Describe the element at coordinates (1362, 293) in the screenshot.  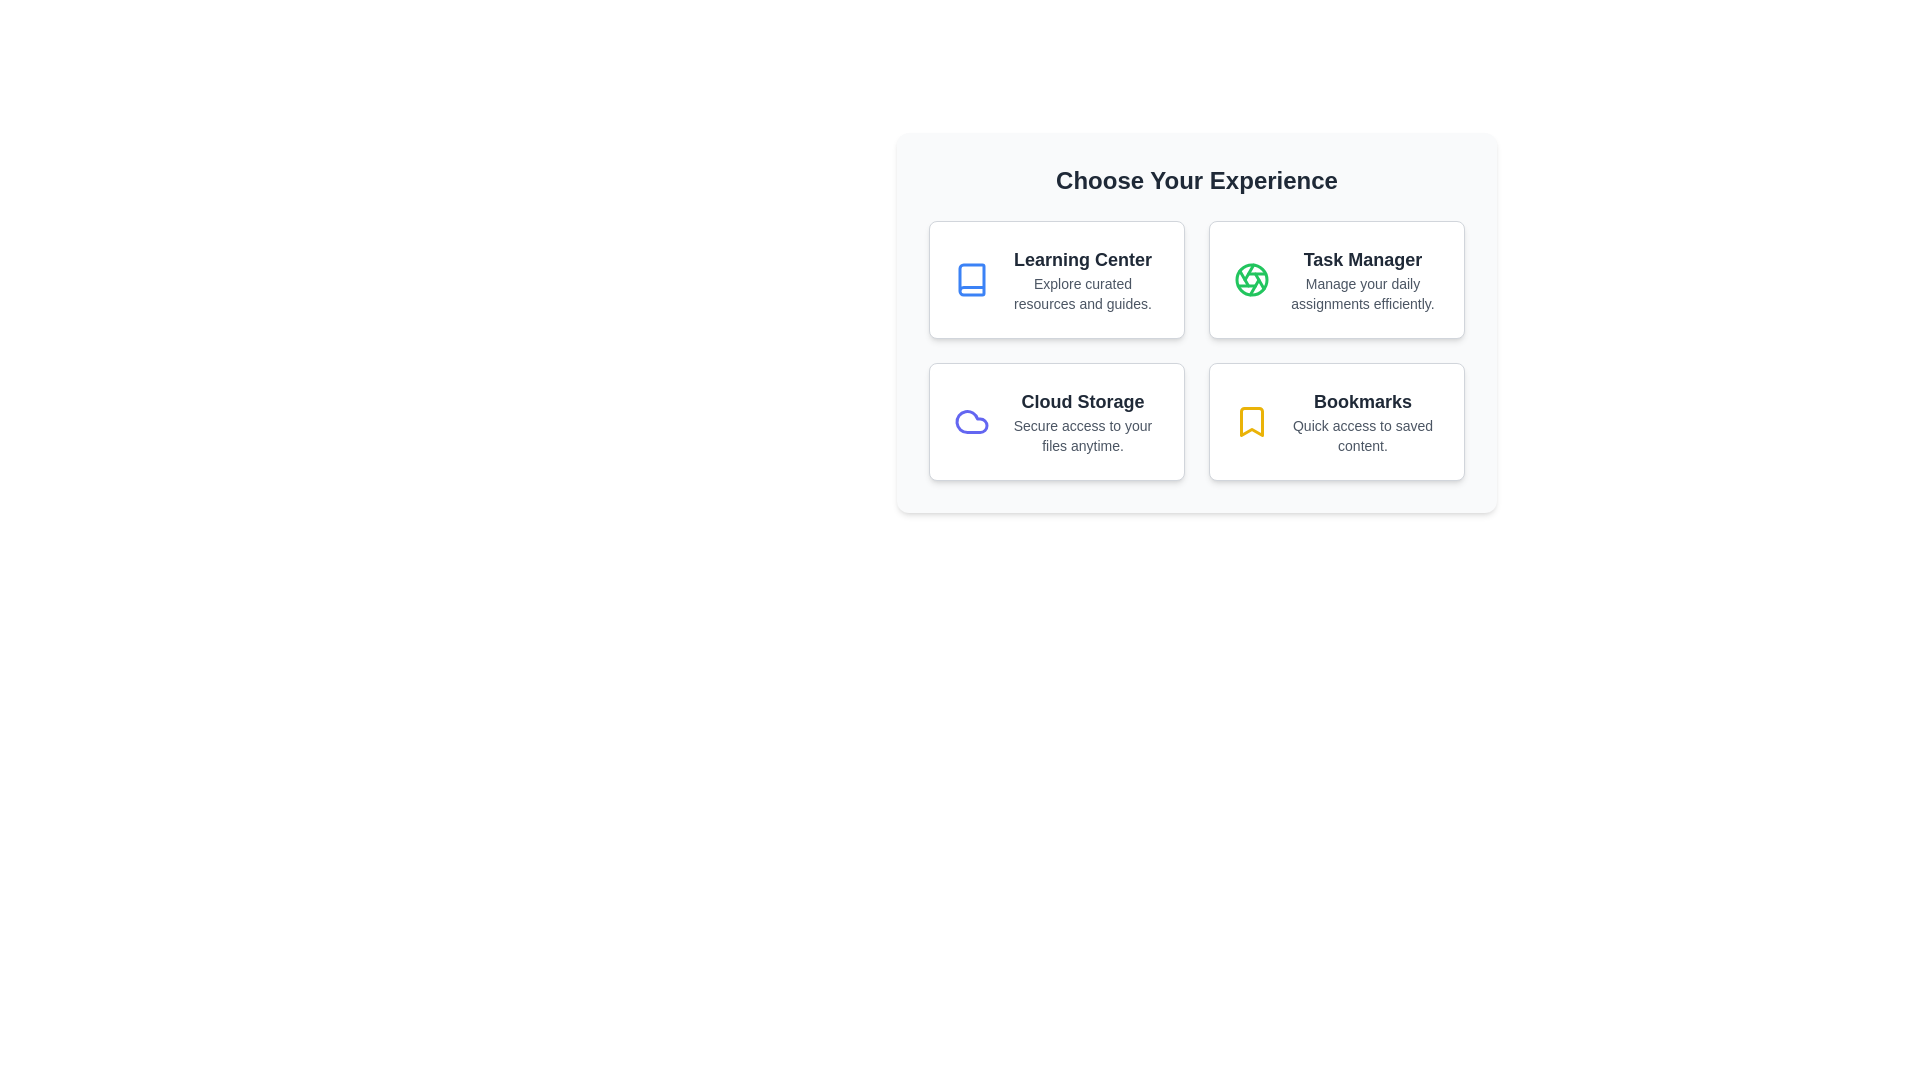
I see `text content of the descriptive text reading 'Manage your daily assignments efficiently.' which is styled in gray and positioned below the 'Task Manager' title in the upper-right content card` at that location.